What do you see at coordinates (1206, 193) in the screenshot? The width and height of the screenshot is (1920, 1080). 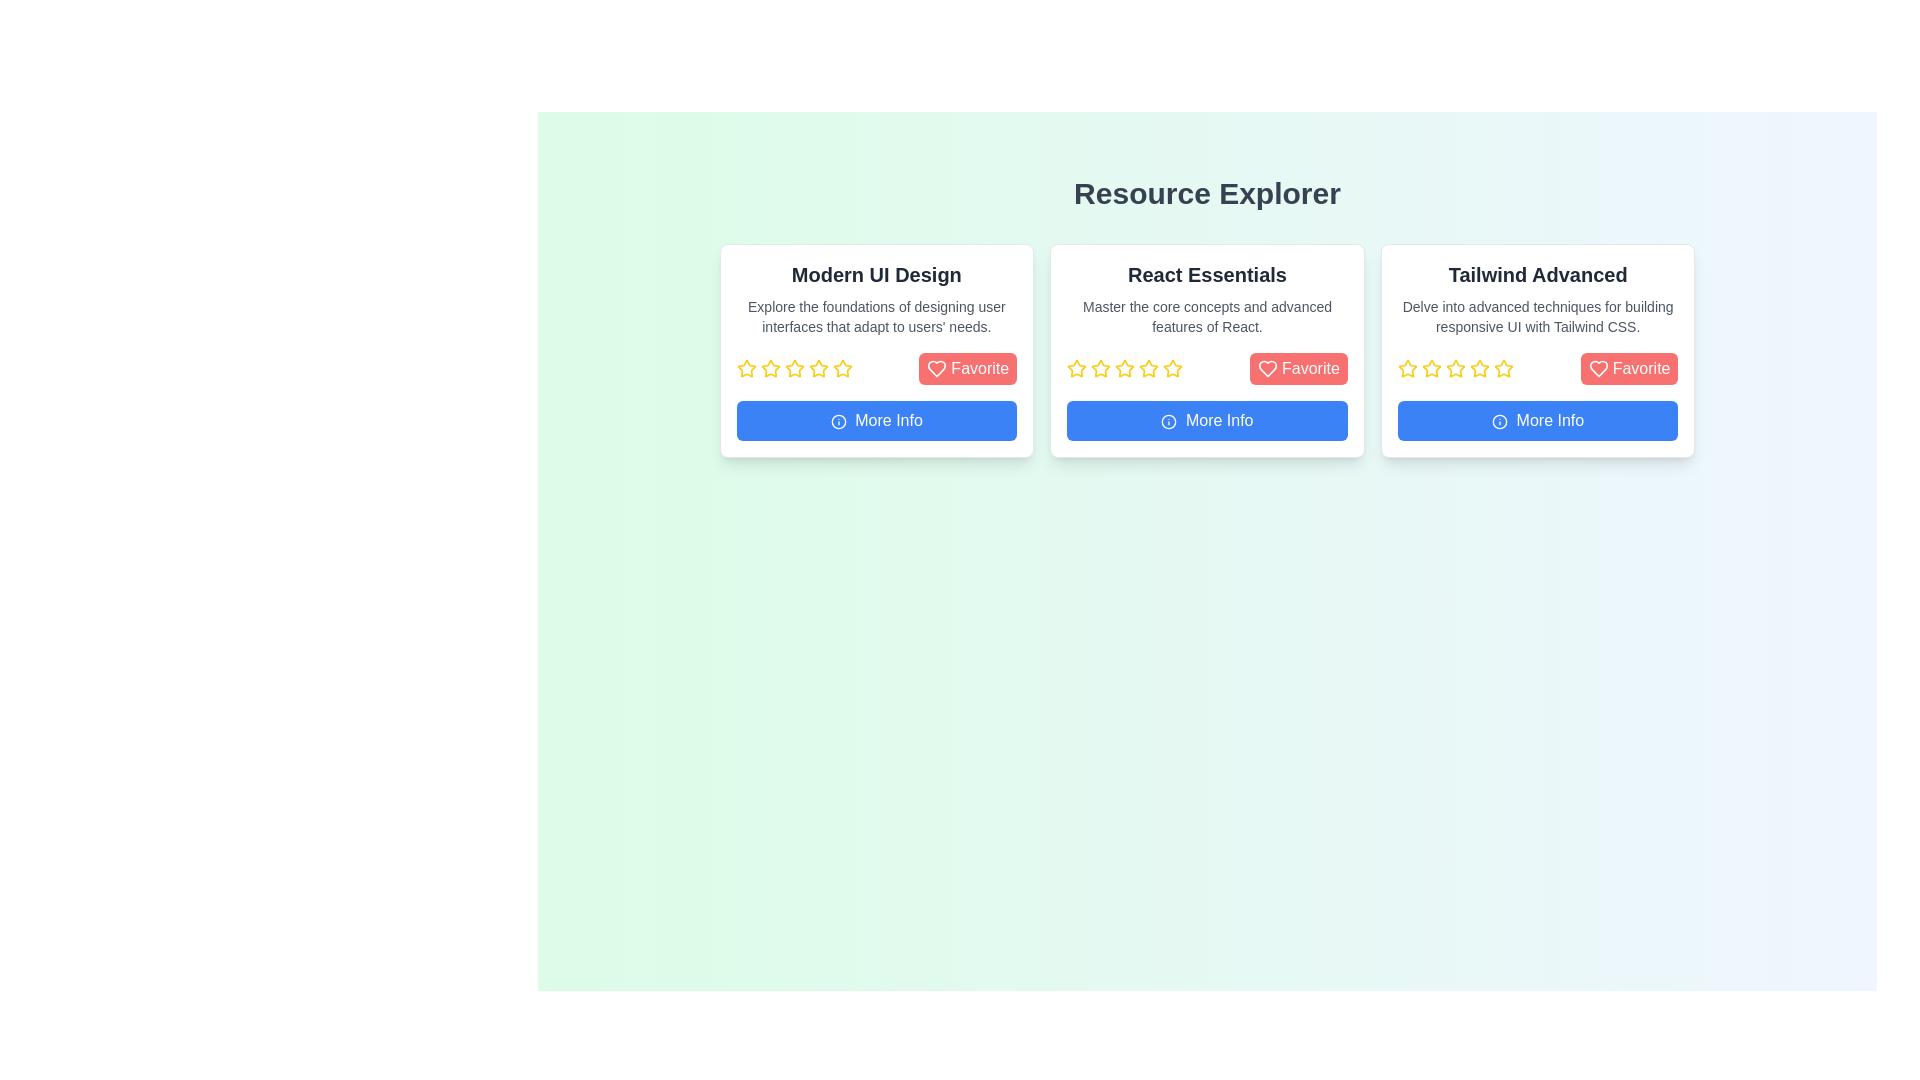 I see `heading text 'Resource Explorer' which is prominently displayed in bold, large typography in dark gray color against a light background` at bounding box center [1206, 193].